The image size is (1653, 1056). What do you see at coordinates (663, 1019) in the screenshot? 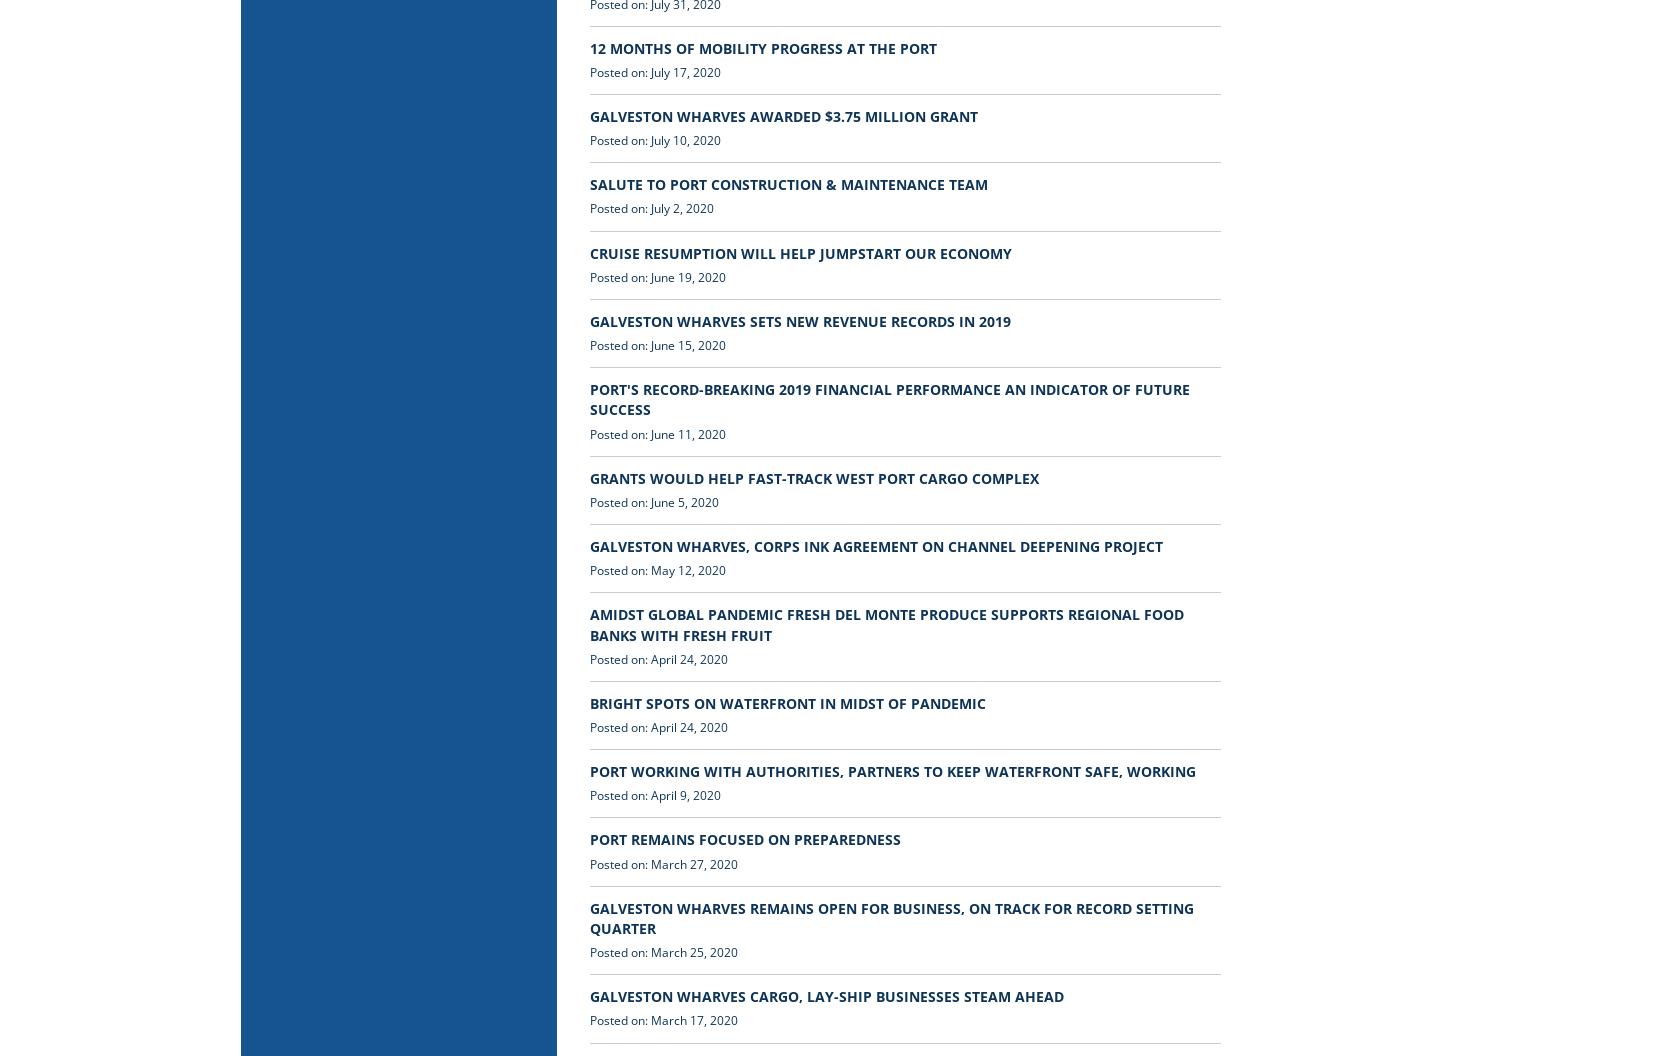
I see `'Posted on: March 17, 2020'` at bounding box center [663, 1019].